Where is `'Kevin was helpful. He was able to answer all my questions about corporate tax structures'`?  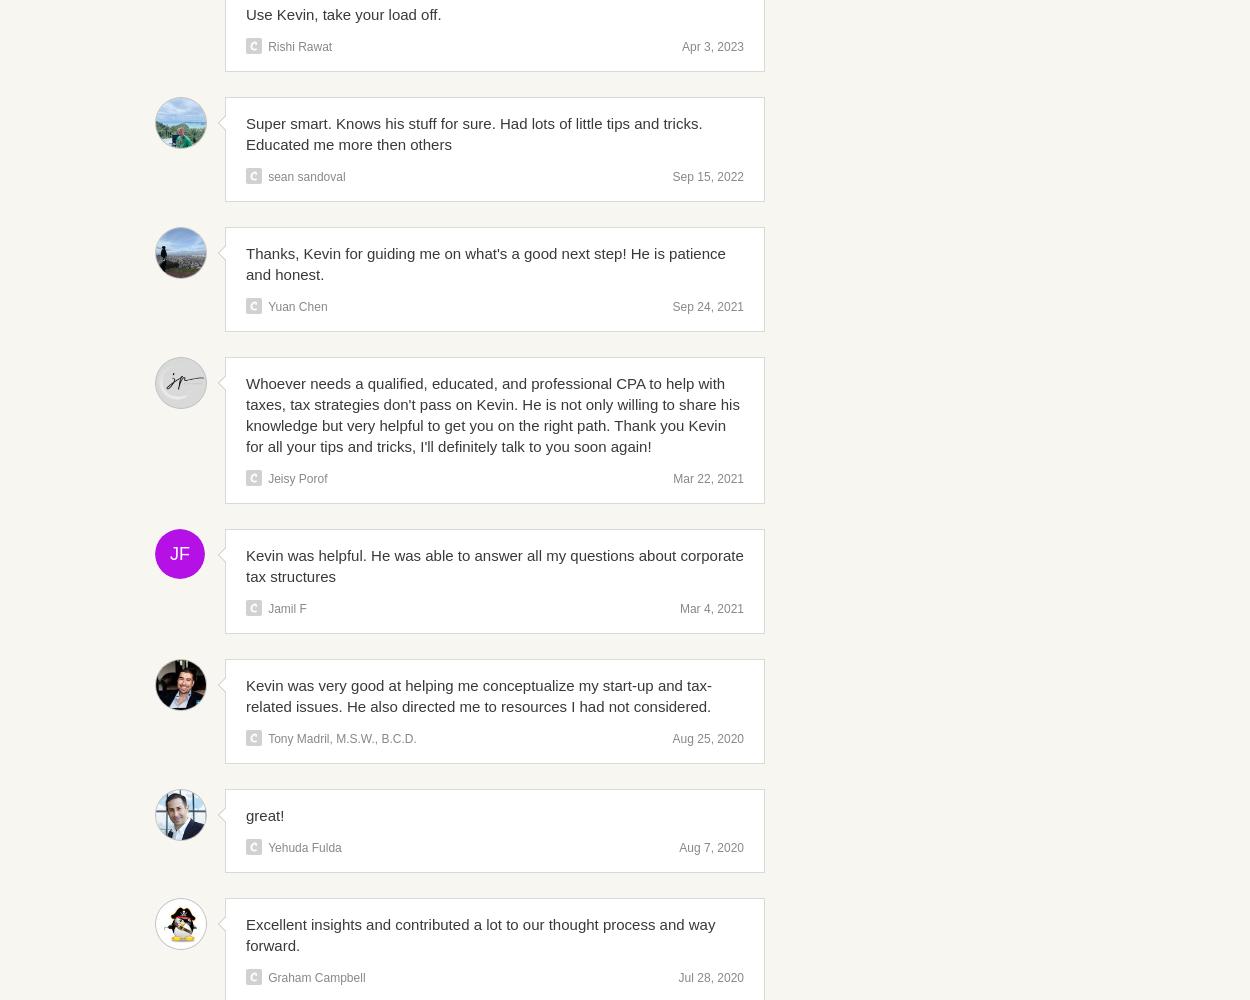 'Kevin was helpful. He was able to answer all my questions about corporate tax structures' is located at coordinates (493, 565).